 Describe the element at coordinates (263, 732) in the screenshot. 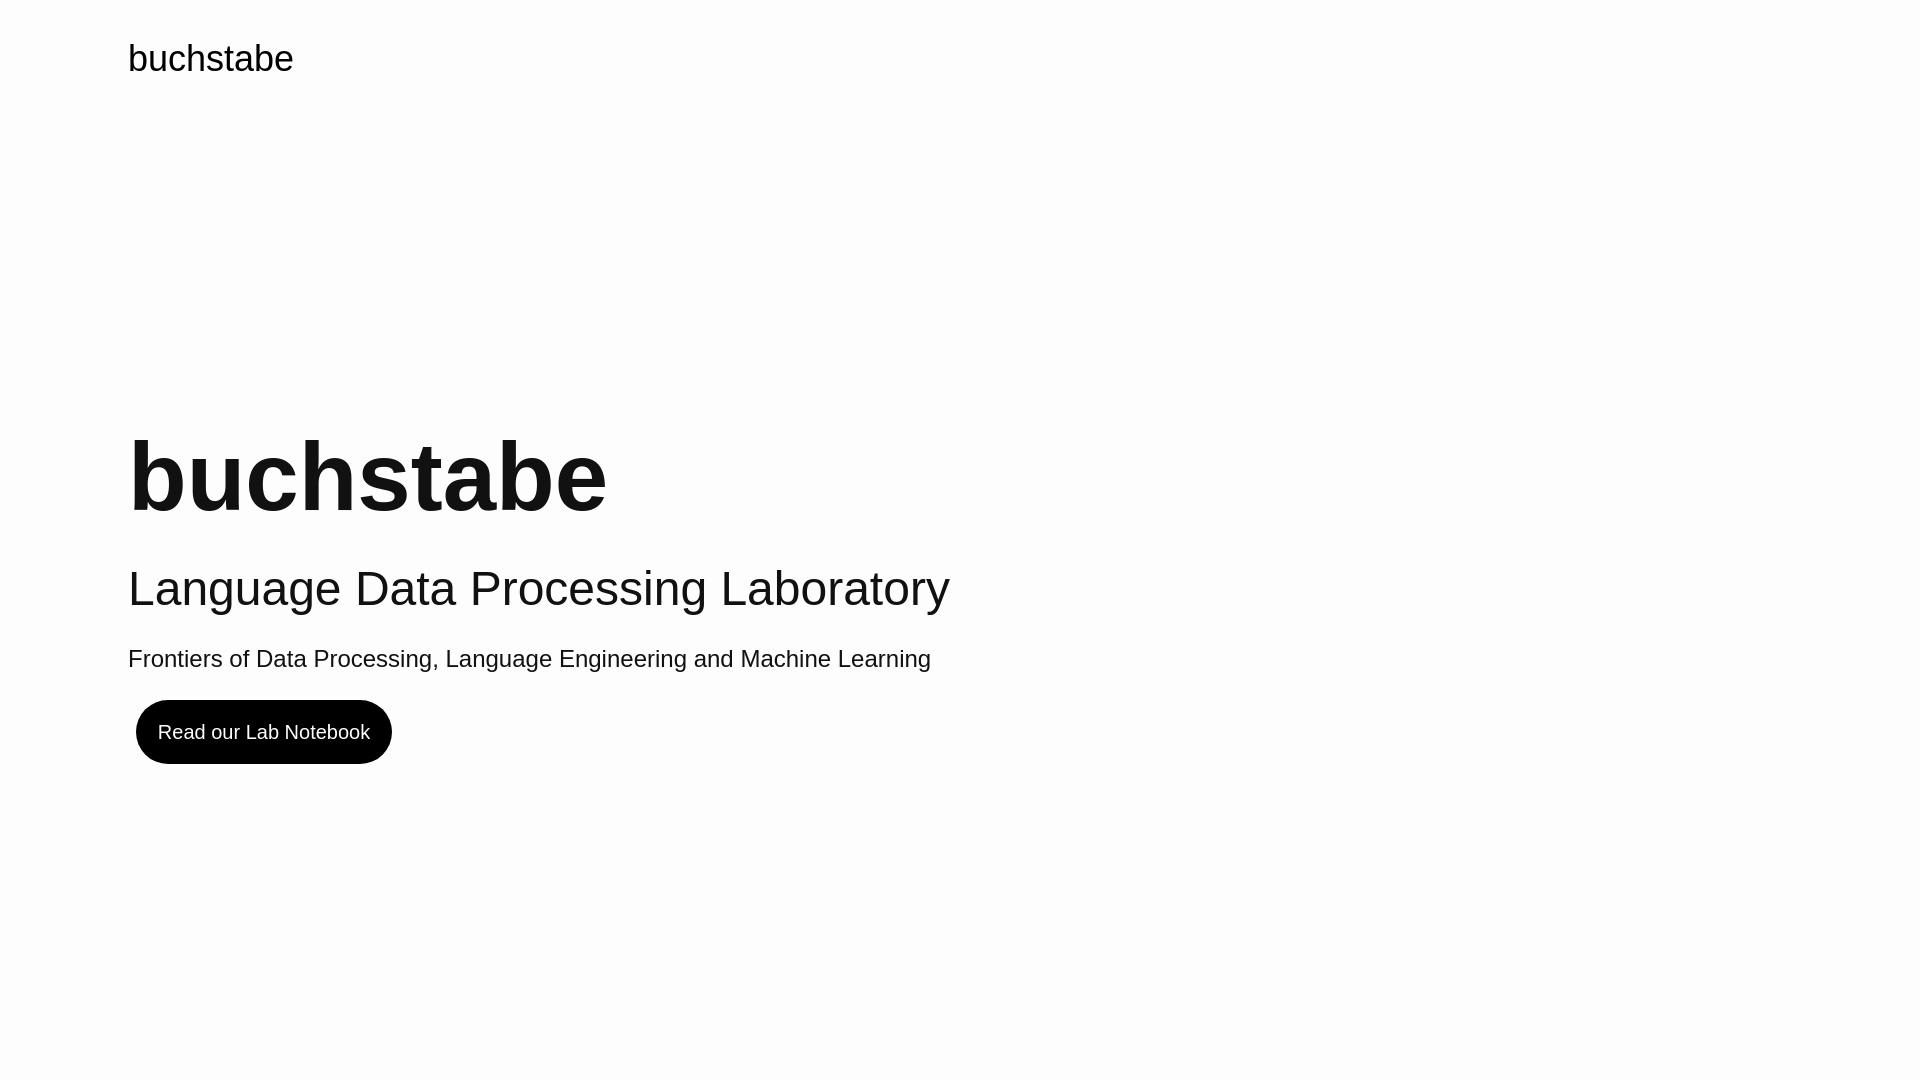

I see `'Read our Lab Notebook'` at that location.